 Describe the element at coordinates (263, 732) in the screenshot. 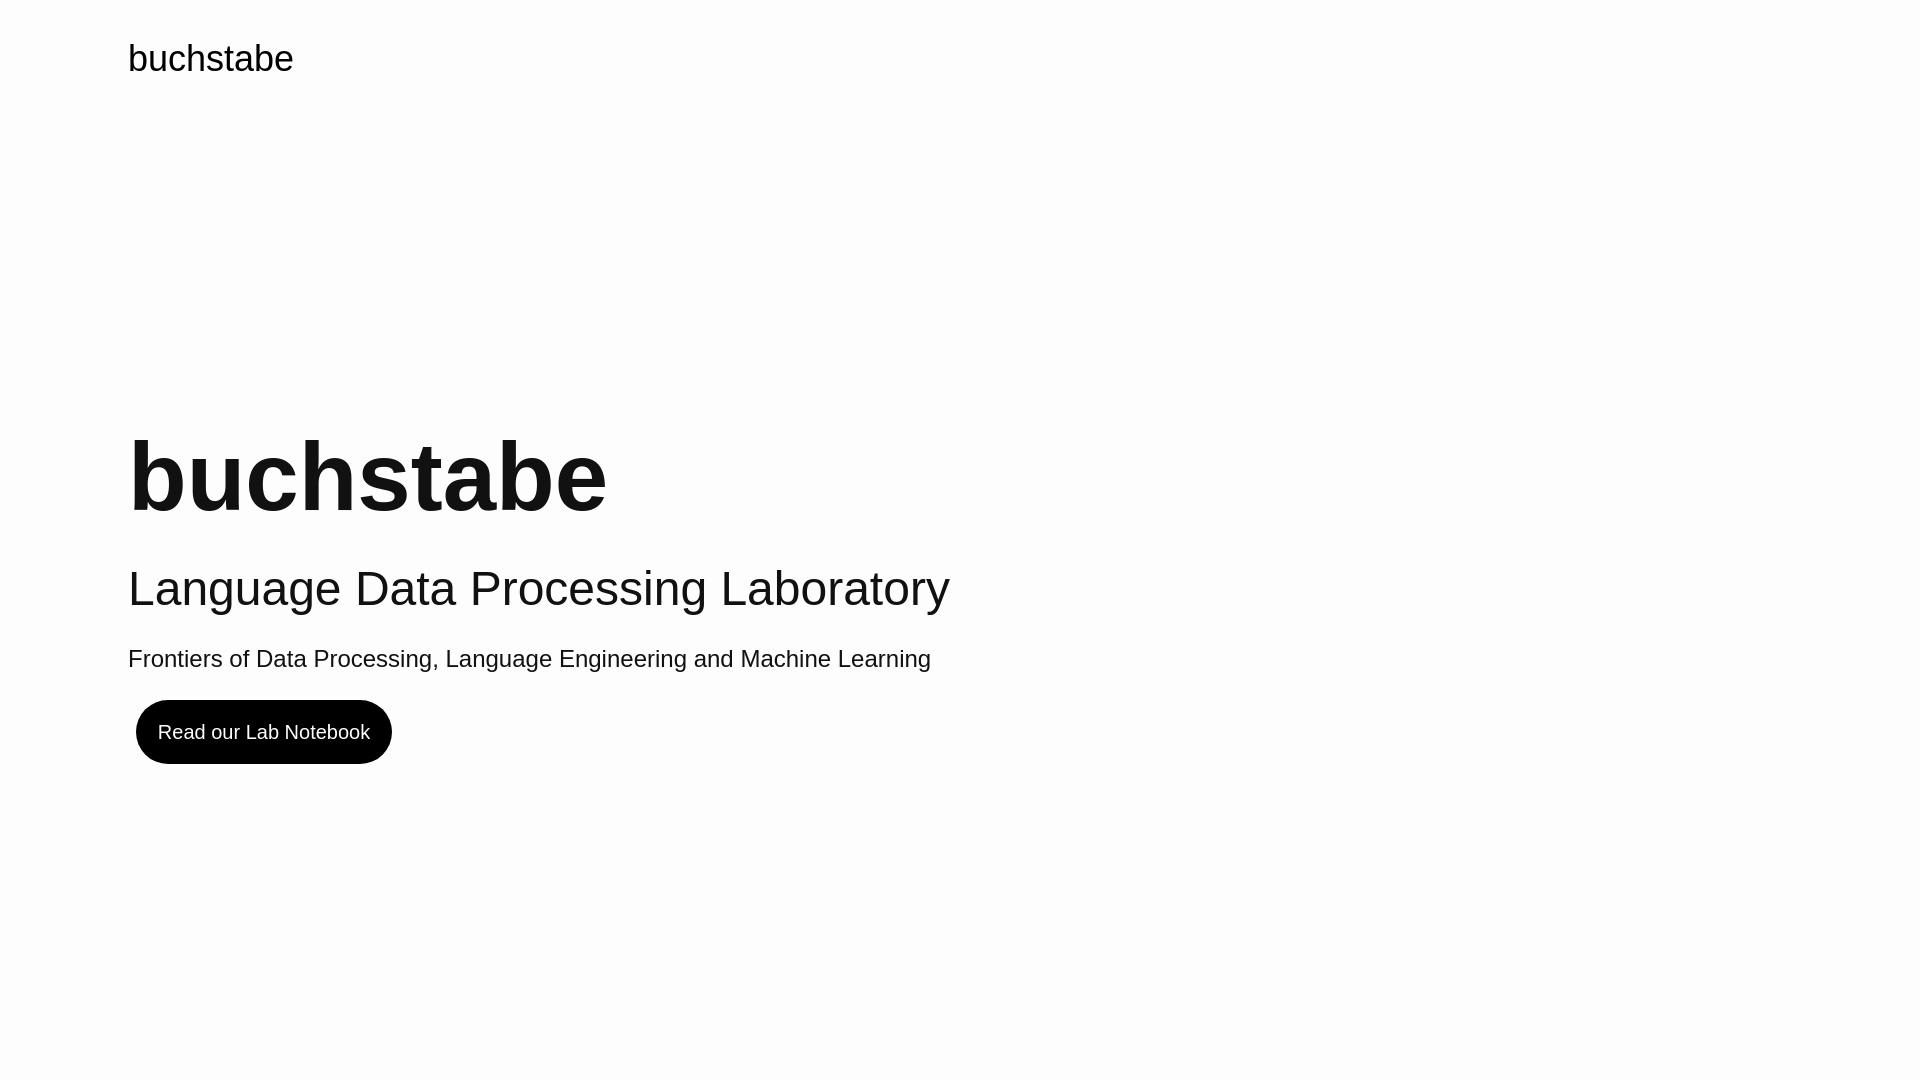

I see `'Read our Lab Notebook'` at that location.